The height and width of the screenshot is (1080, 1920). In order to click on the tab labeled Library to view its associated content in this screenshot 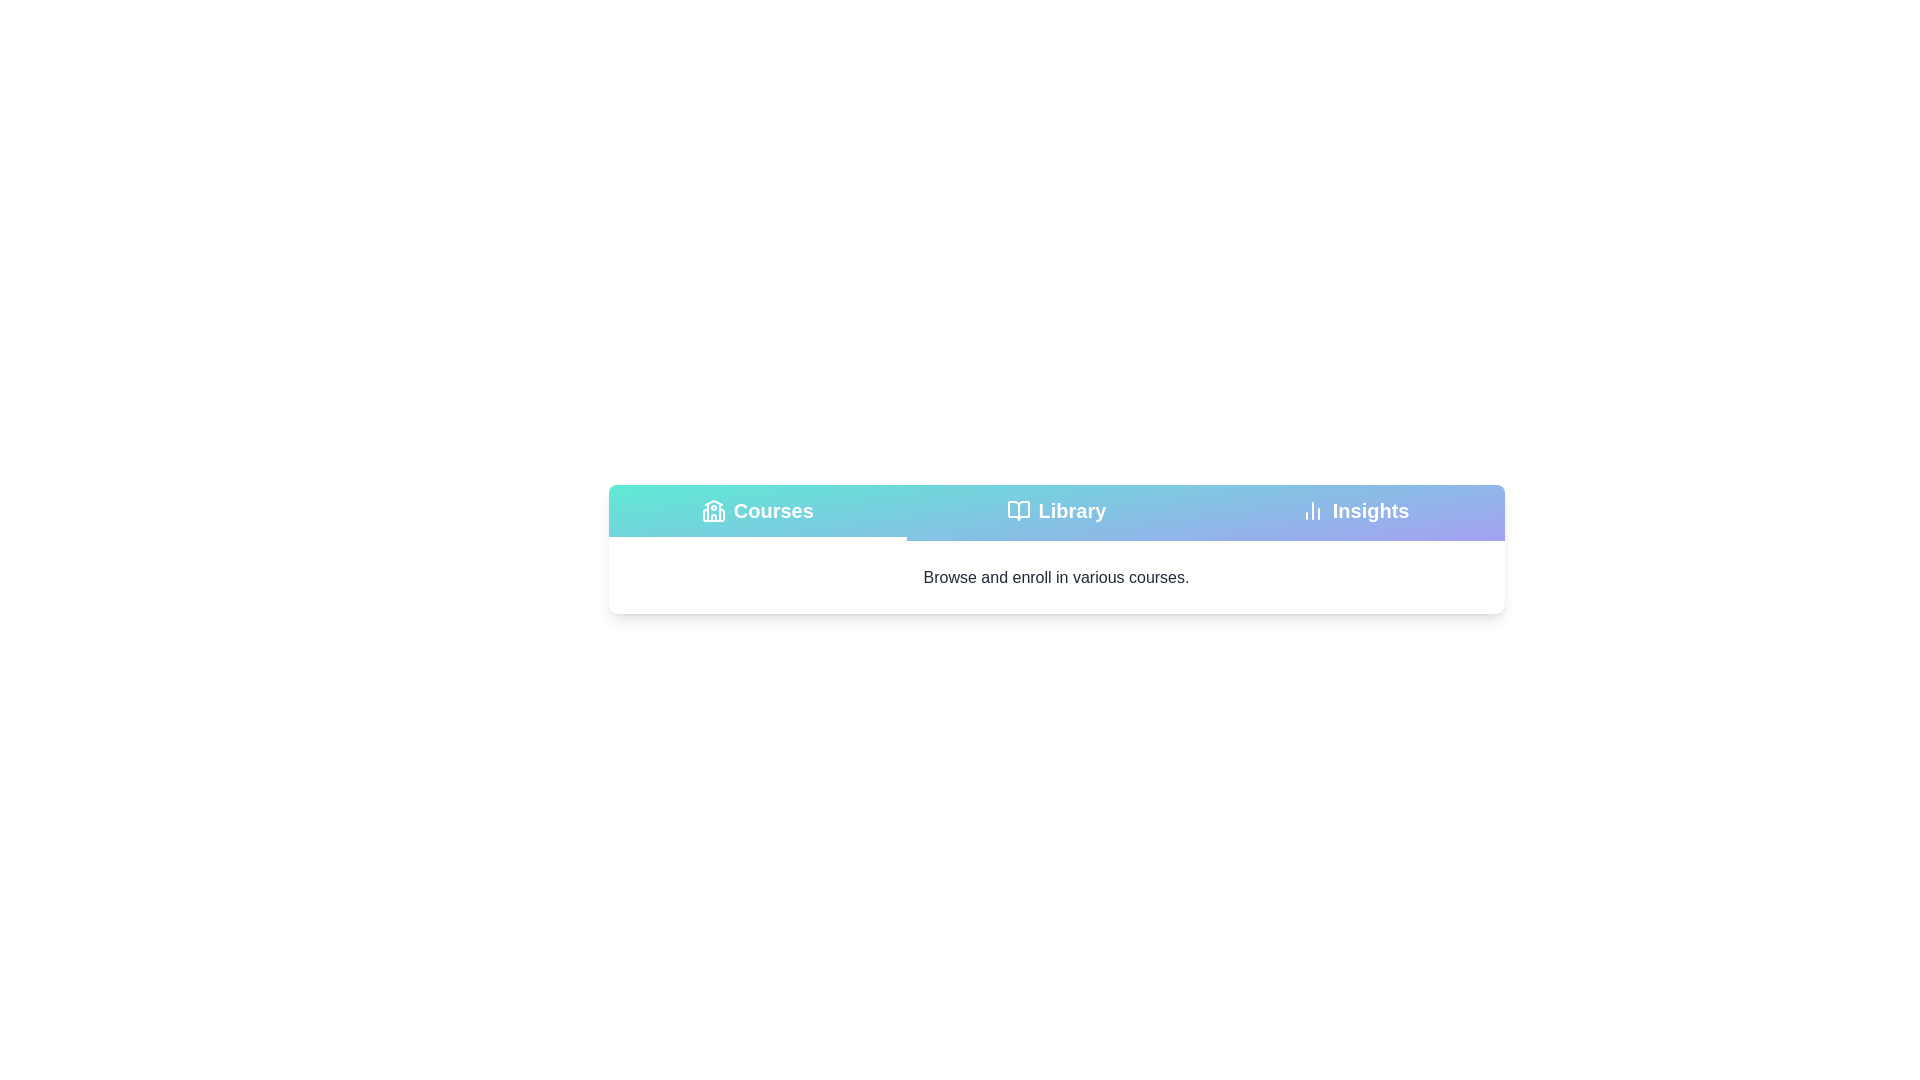, I will do `click(1055, 512)`.